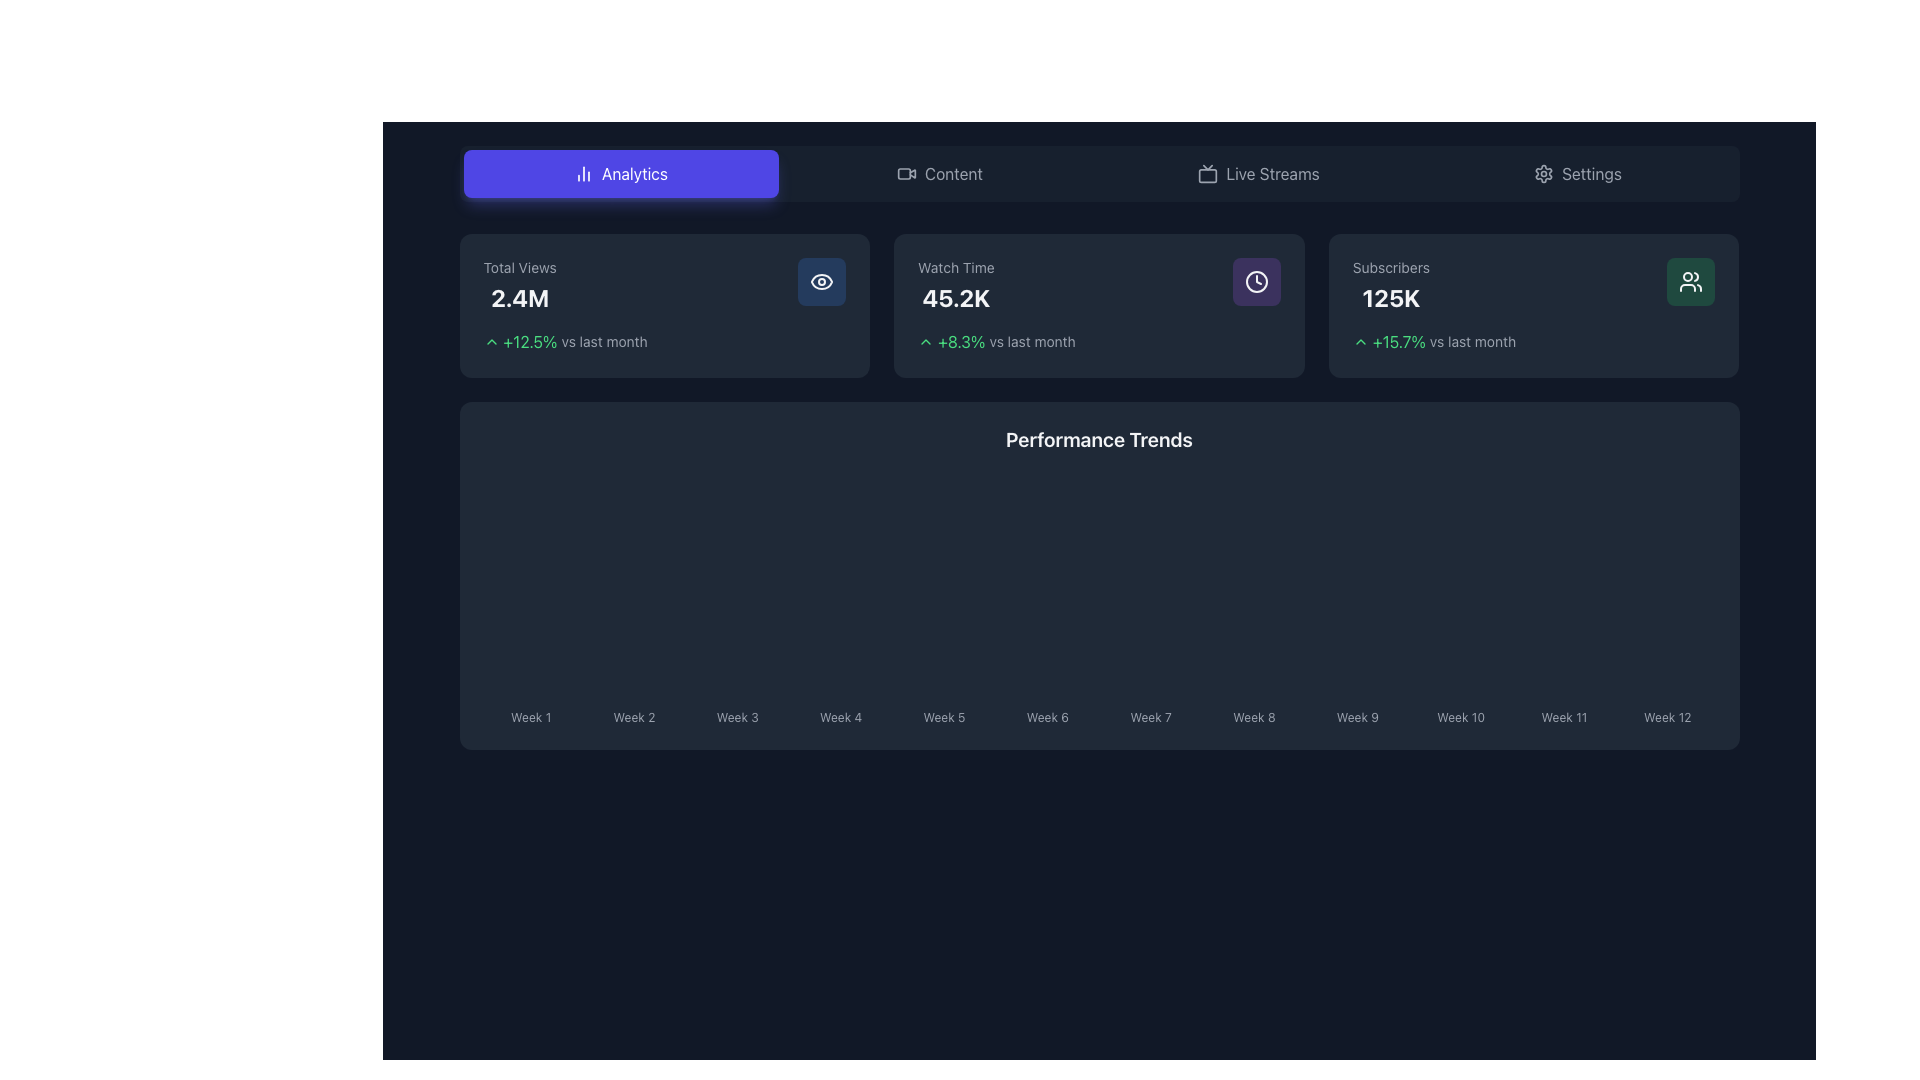  What do you see at coordinates (1461, 716) in the screenshot?
I see `the text label for 'Week 10' in the performance trends chart, located in the bottom section between 'Week 9' and 'Week 11'` at bounding box center [1461, 716].